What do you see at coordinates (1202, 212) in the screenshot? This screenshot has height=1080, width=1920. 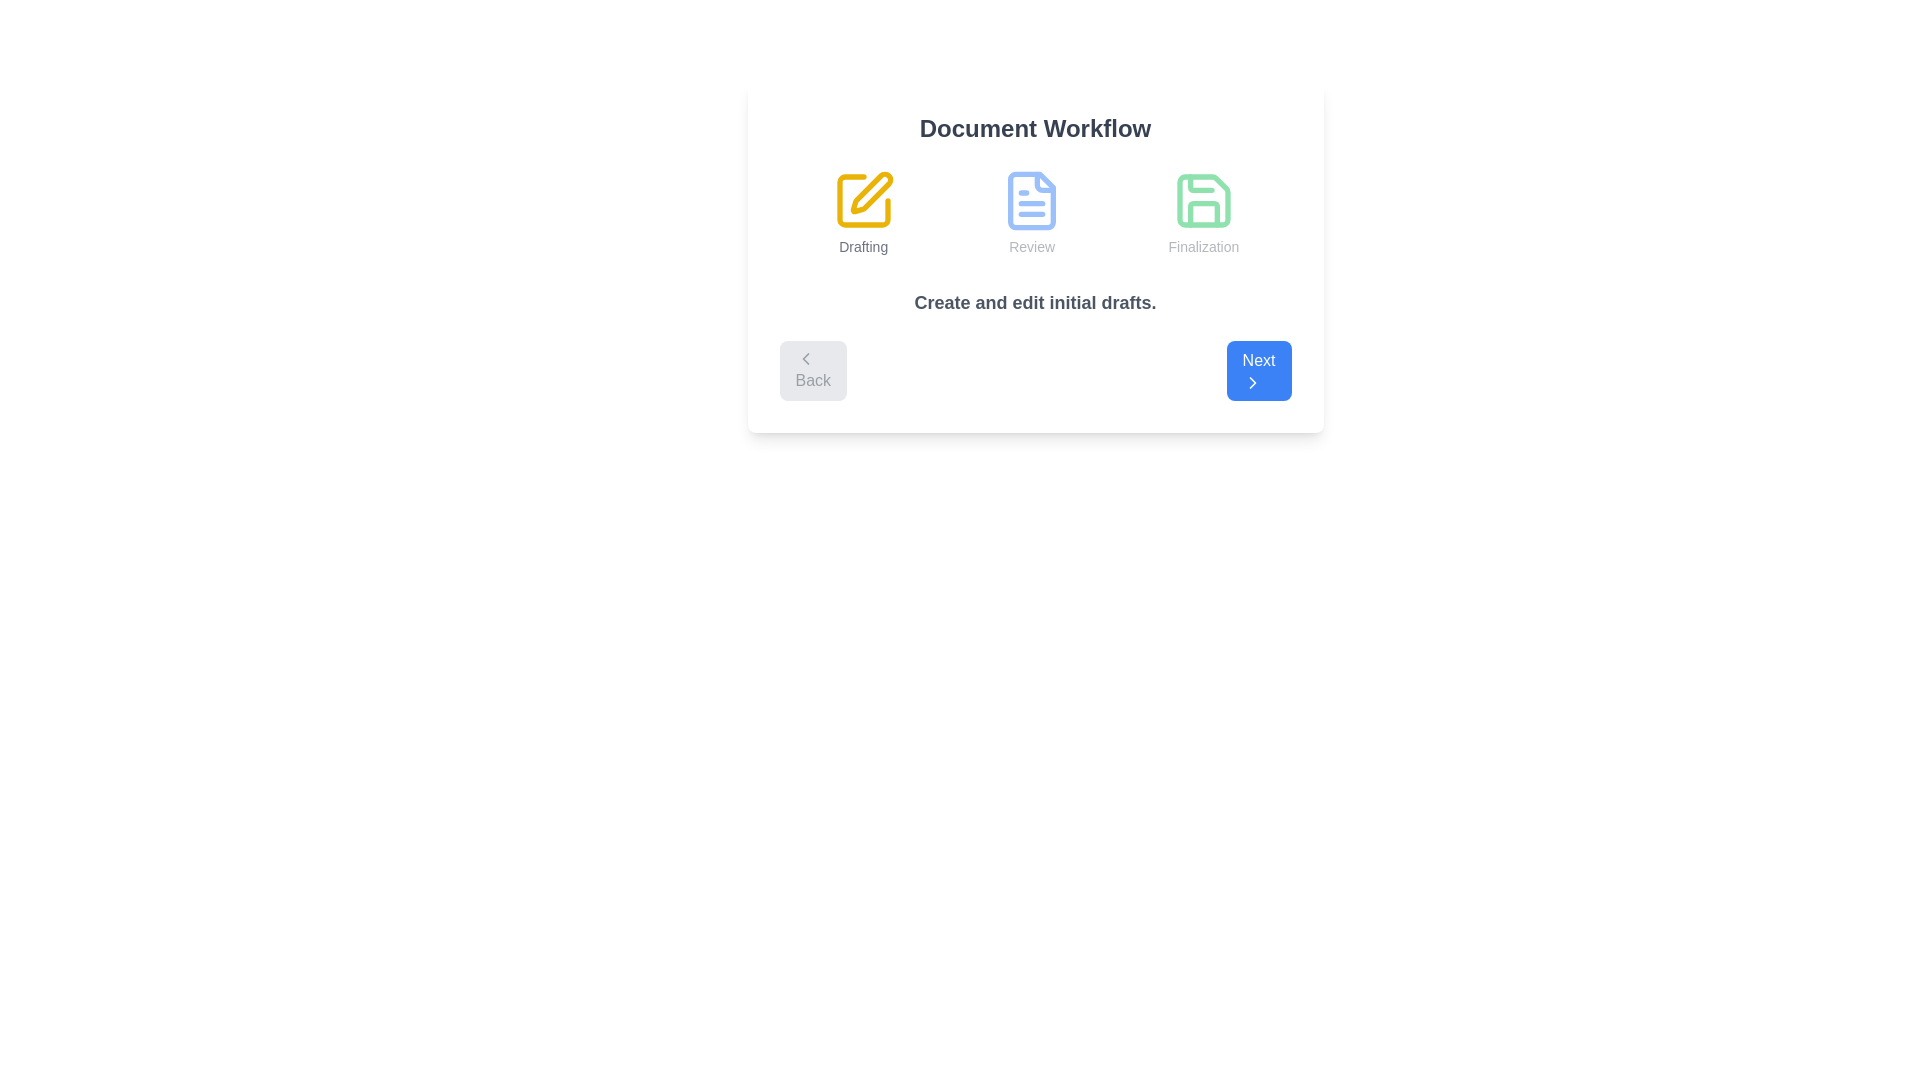 I see `the green save file icon with the text label 'Finalization', which is the rightmost element in a row of three elements including 'Drafting' and 'Review'` at bounding box center [1202, 212].